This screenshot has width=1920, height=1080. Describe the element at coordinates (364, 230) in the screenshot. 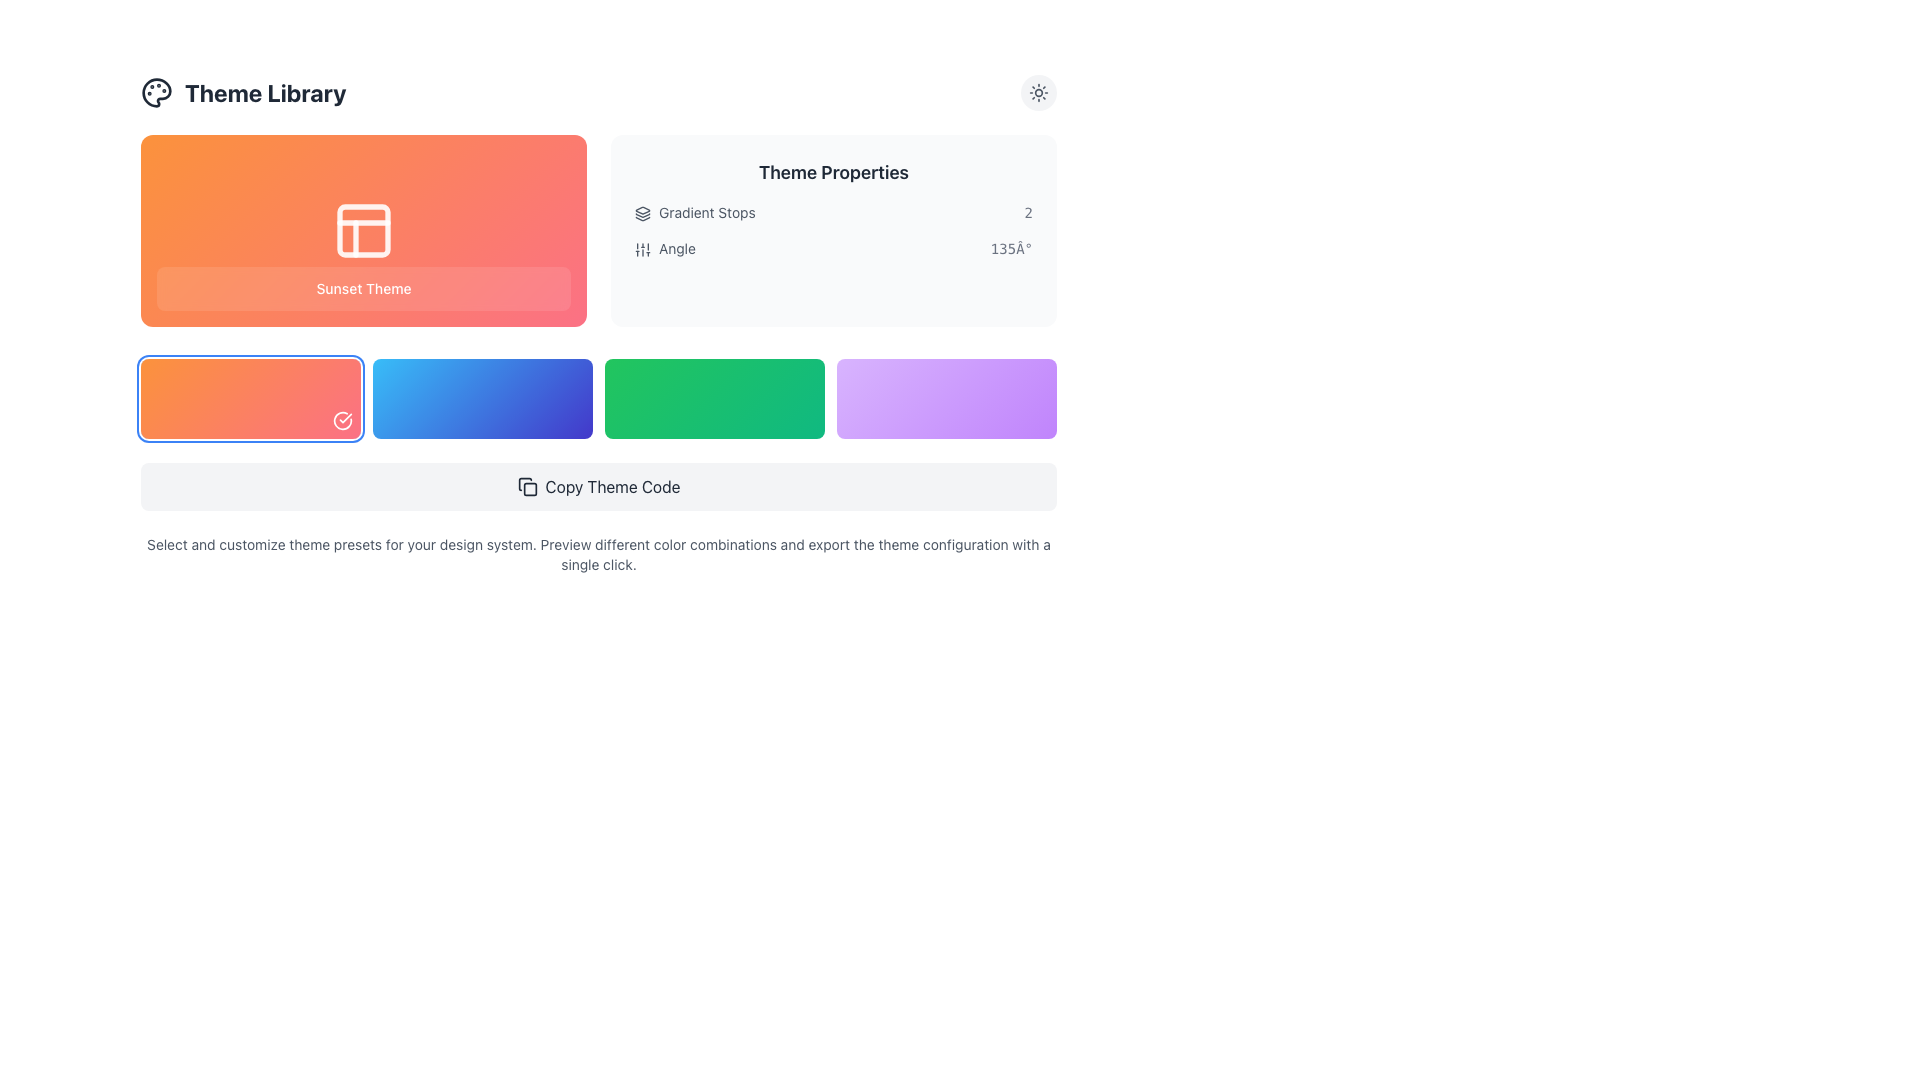

I see `the upper-left vector graphic component of the 'Sunset Theme' icon, which is the first card in a grid of colored rectangular cards` at that location.